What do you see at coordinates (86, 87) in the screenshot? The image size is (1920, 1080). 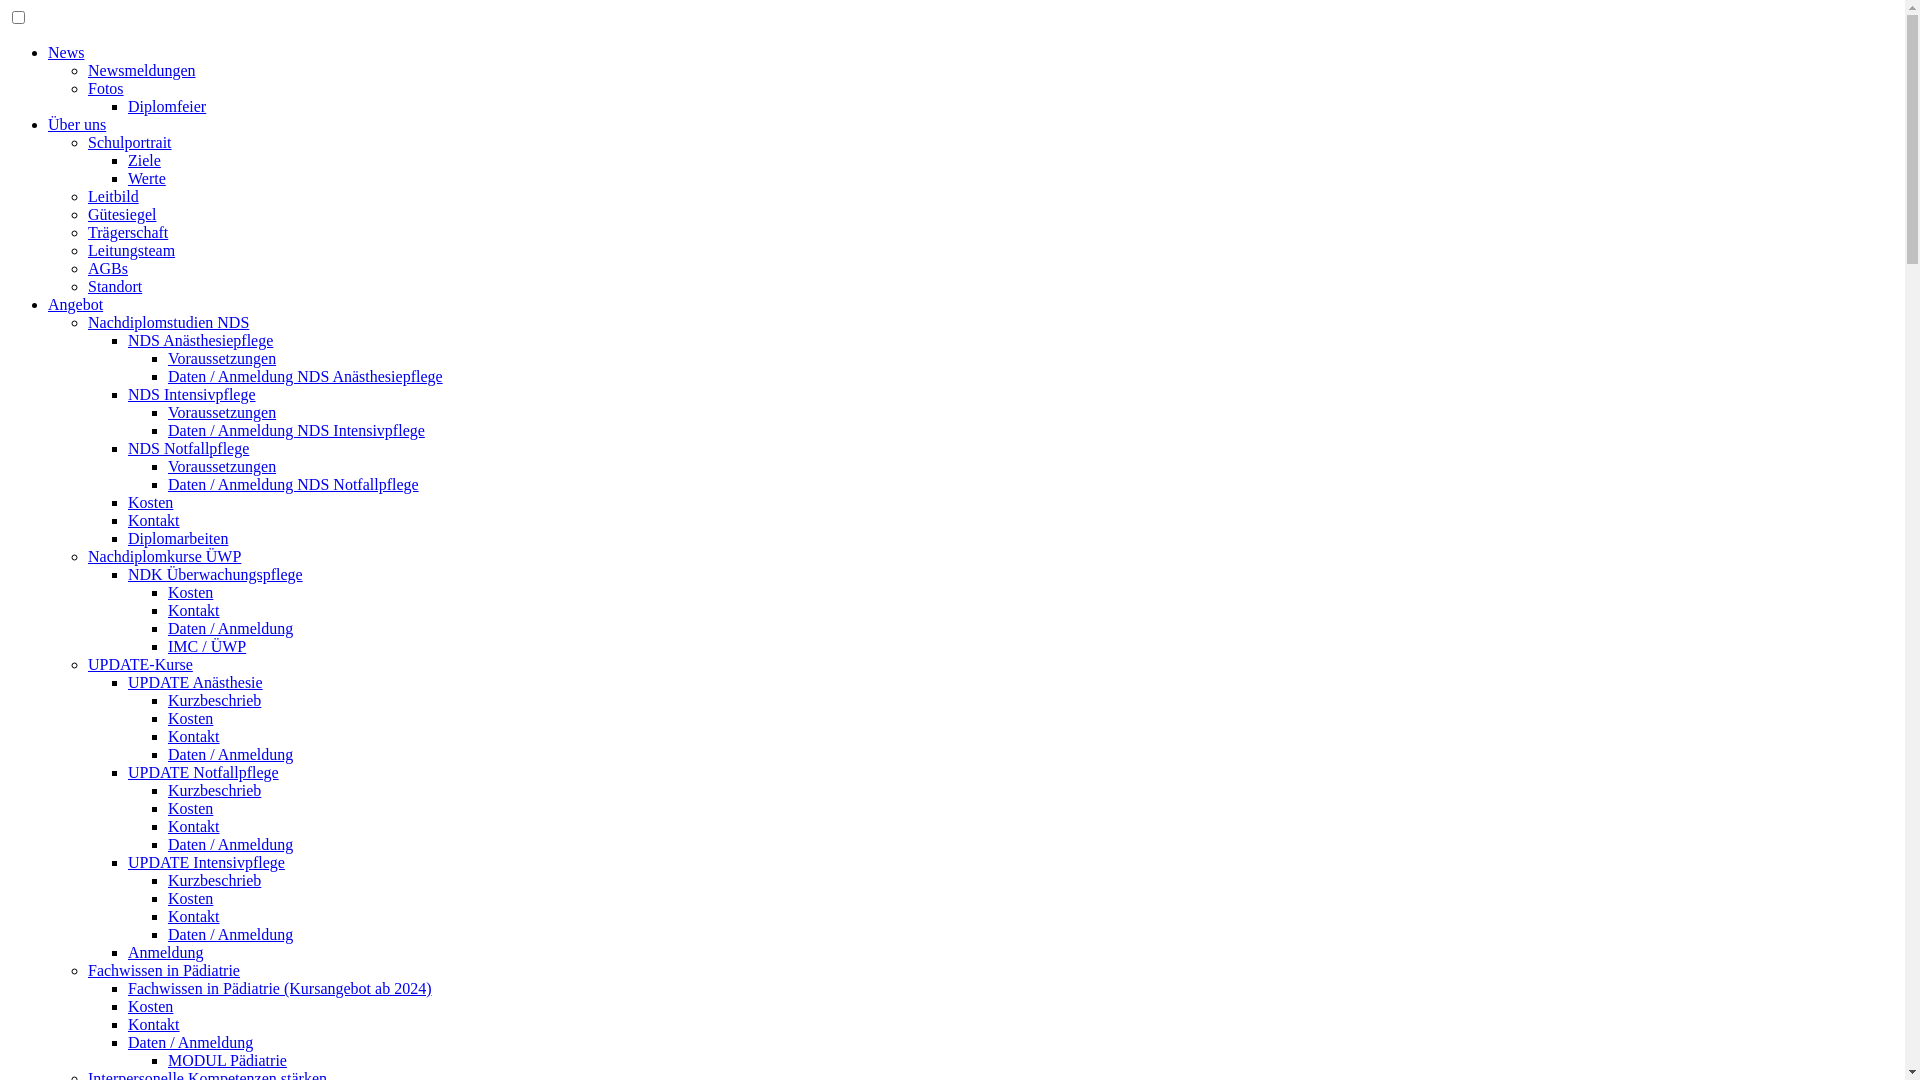 I see `'Fotos'` at bounding box center [86, 87].